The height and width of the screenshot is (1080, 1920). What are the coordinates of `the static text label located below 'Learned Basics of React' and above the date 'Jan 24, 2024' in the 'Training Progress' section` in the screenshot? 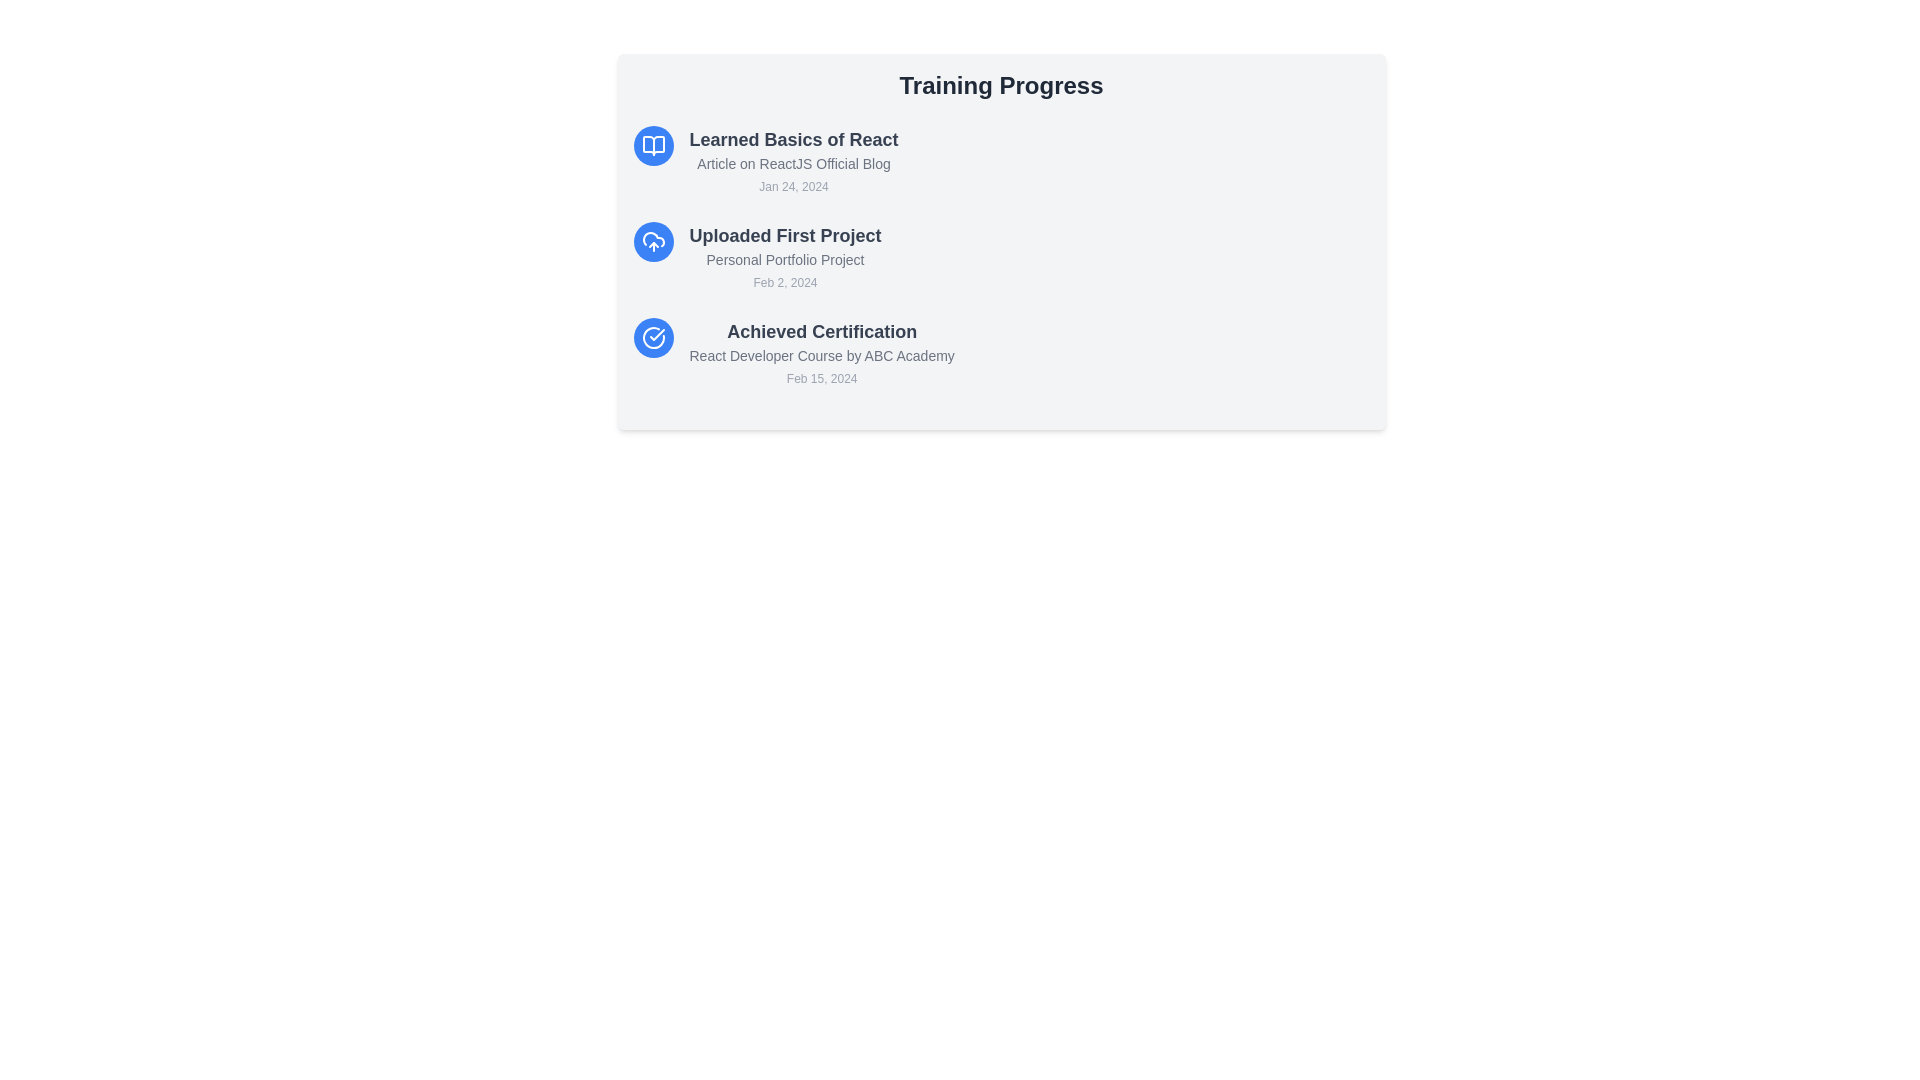 It's located at (793, 163).